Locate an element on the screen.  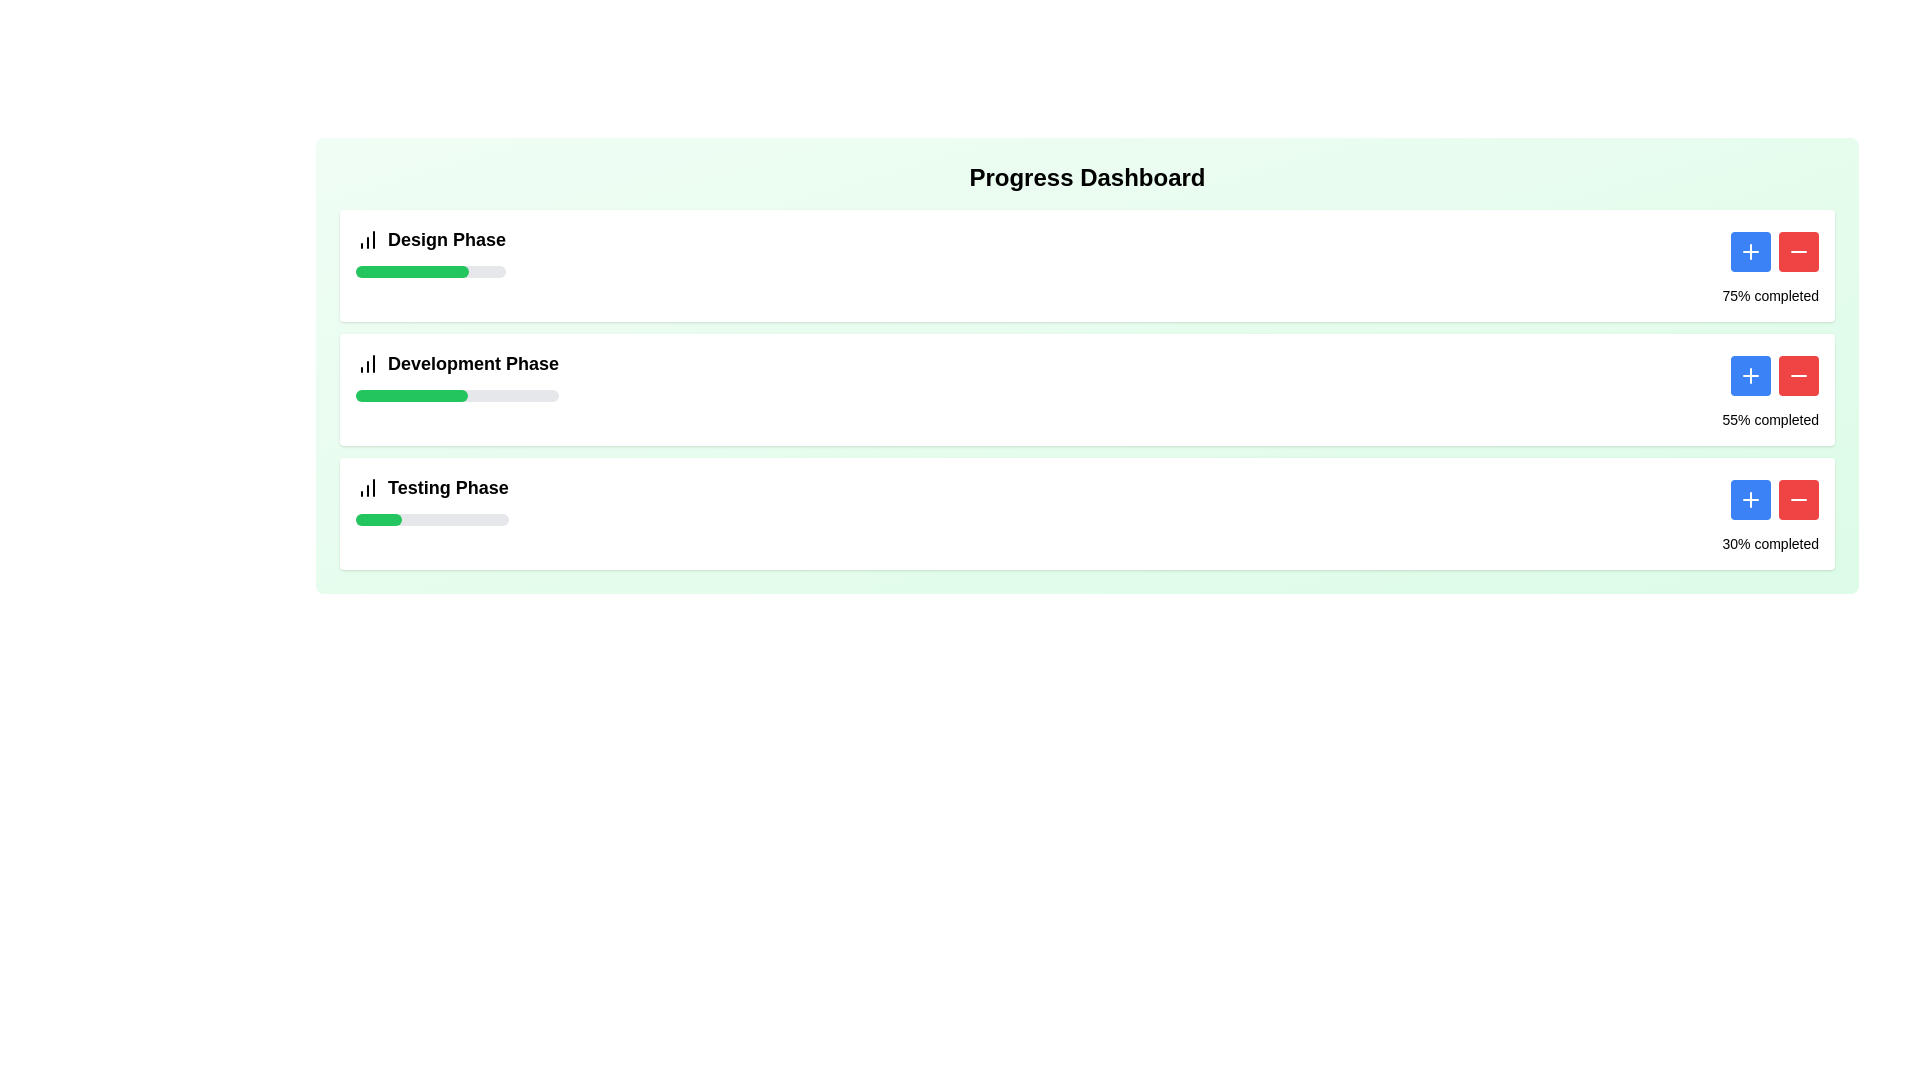
the '+' button in the Button Group located in the top-right part of the 'Design Phase' section to increase a value is located at coordinates (1775, 250).